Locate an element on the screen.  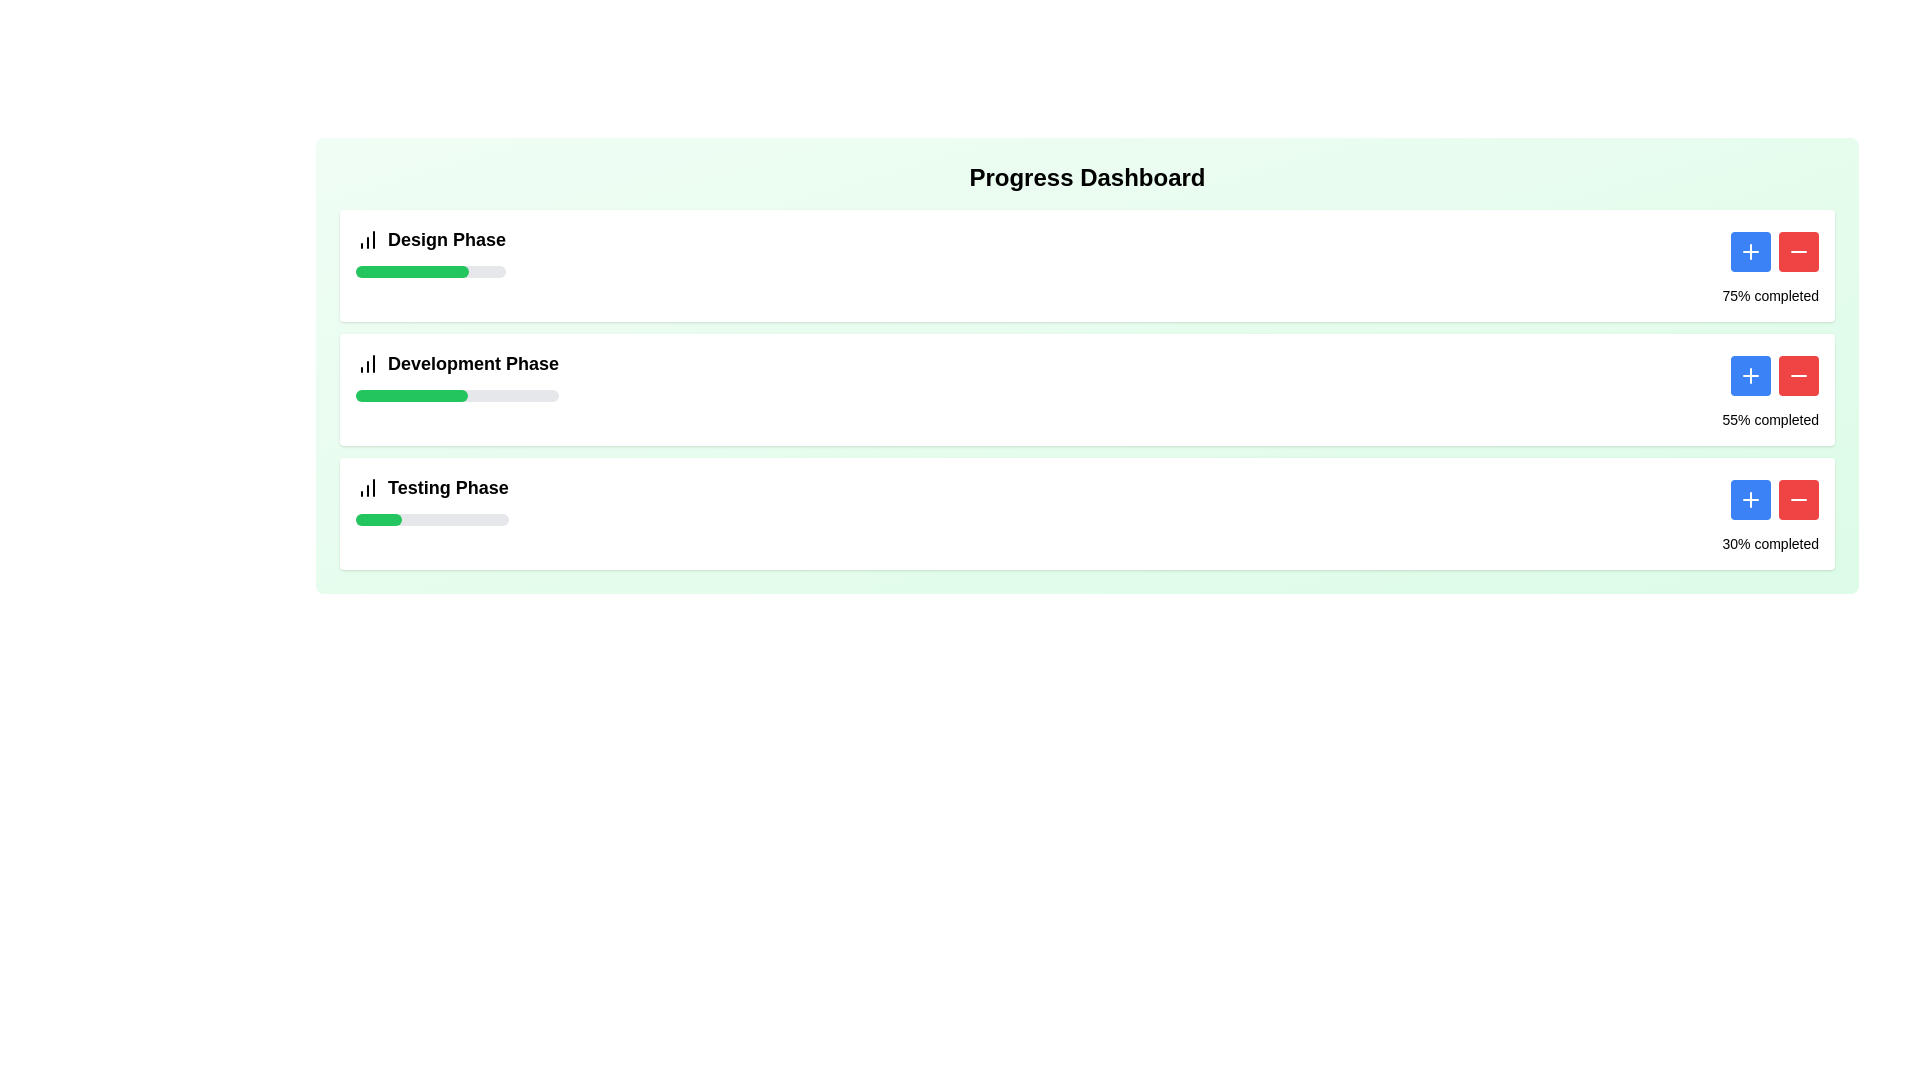
the '+' button in the Button Group located in the top-right part of the 'Design Phase' section to increase a value is located at coordinates (1775, 250).